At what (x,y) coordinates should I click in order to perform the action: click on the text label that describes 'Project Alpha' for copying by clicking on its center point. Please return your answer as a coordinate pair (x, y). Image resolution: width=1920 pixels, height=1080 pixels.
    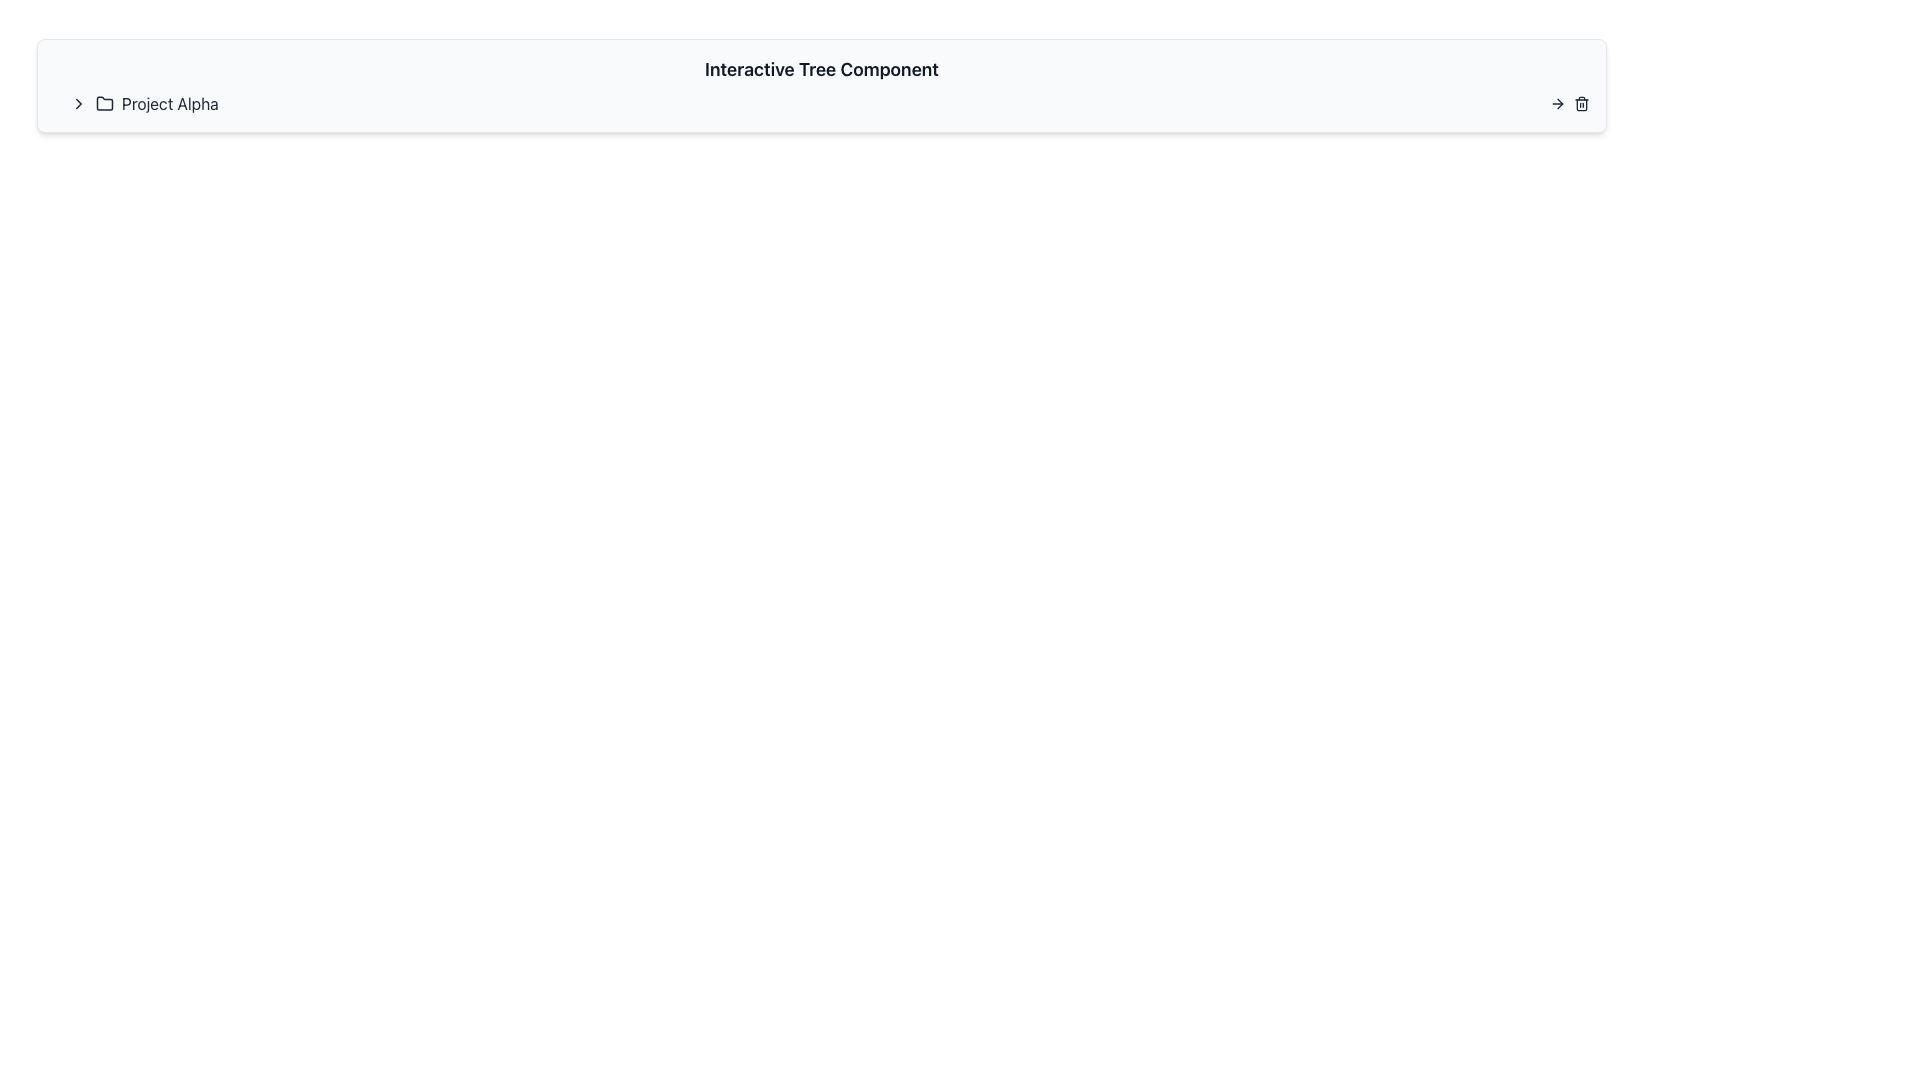
    Looking at the image, I should click on (170, 104).